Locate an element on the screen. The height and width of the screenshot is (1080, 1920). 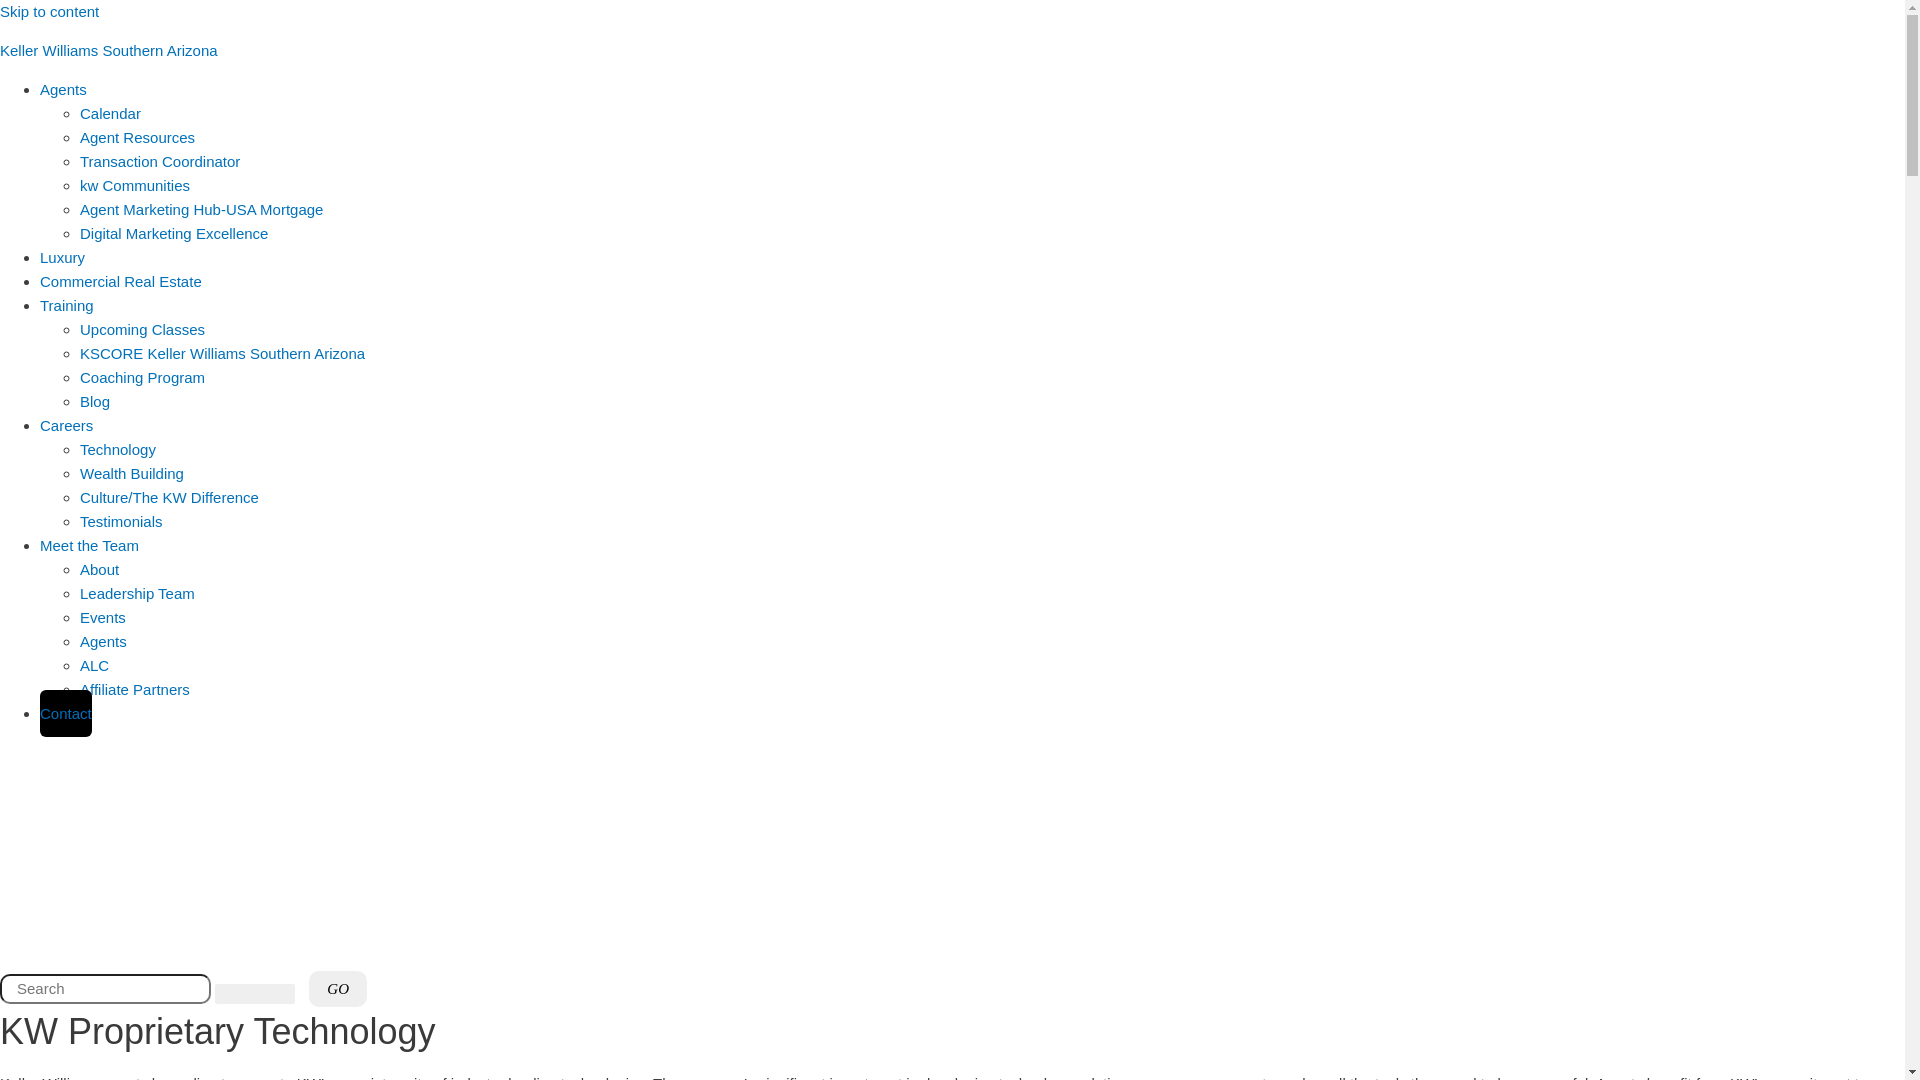
'Commercial Real Estate' is located at coordinates (119, 281).